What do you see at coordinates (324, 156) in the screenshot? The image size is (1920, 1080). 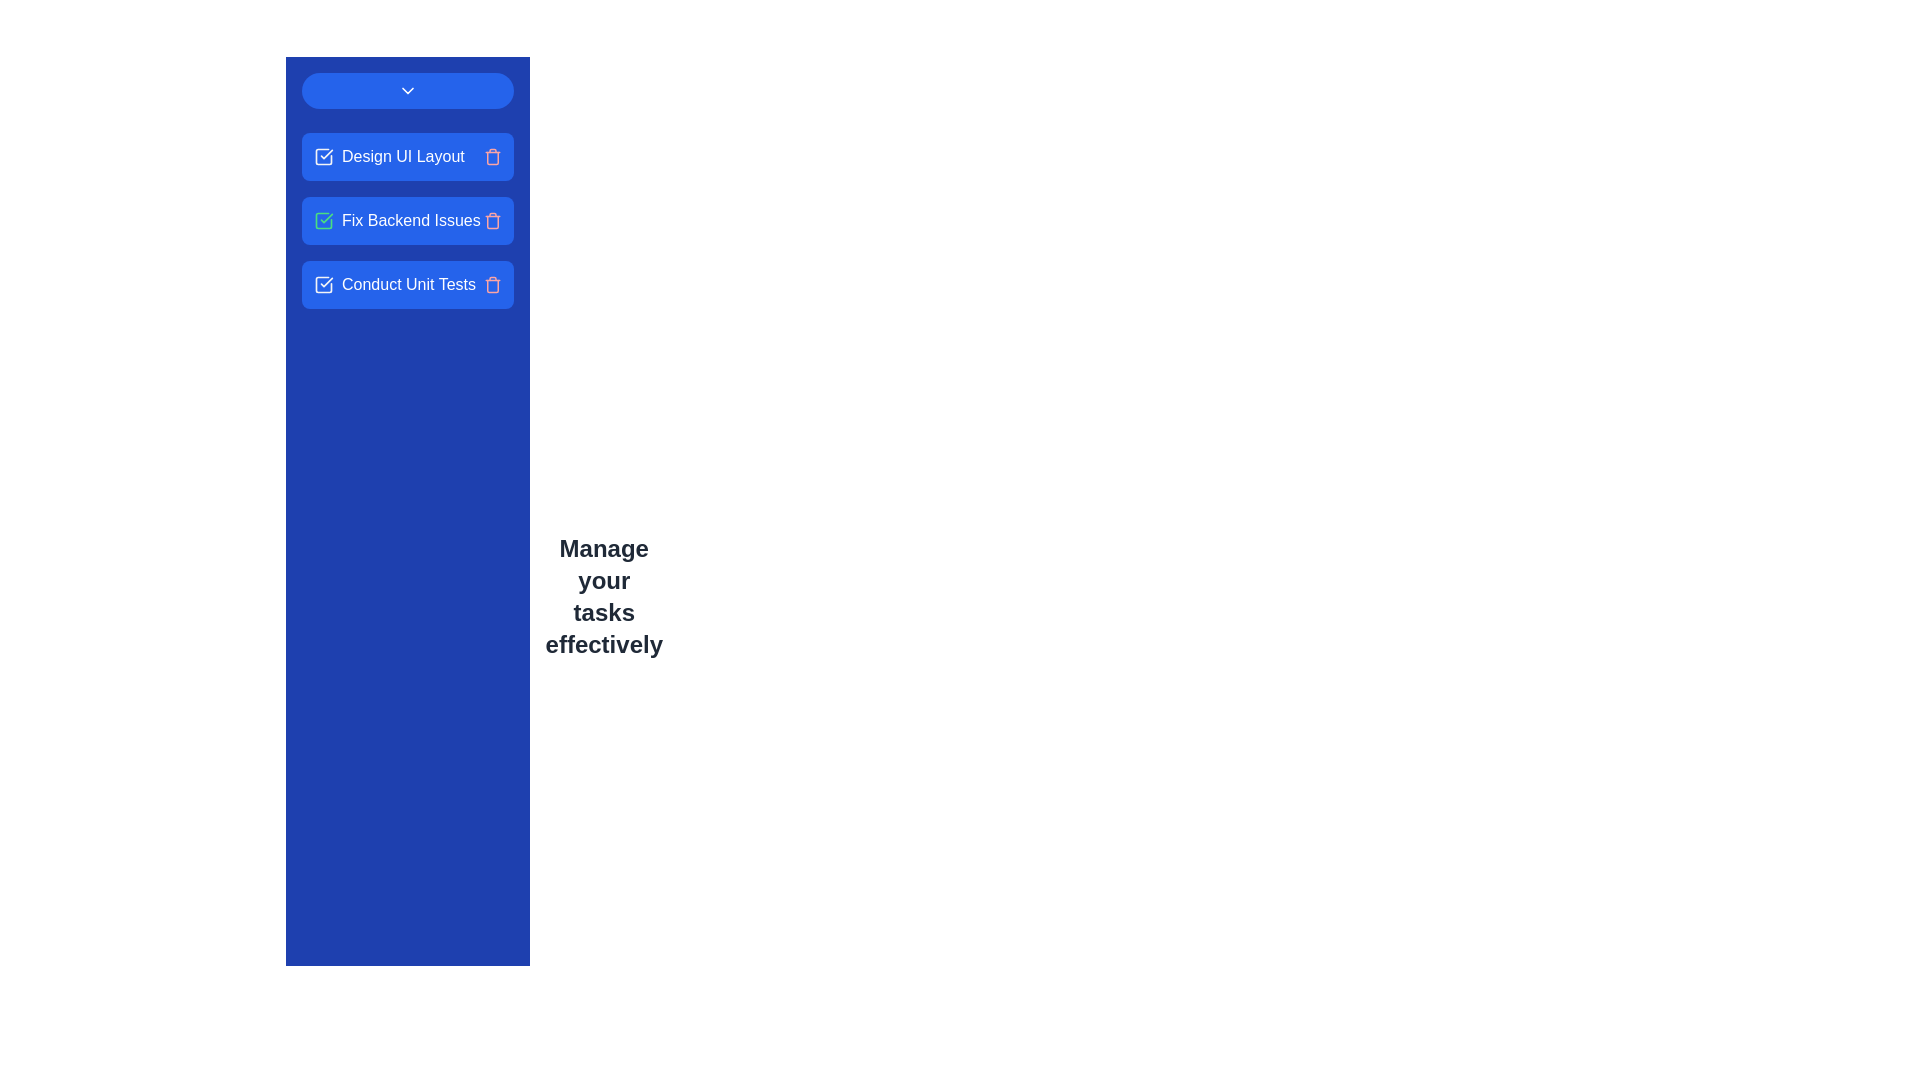 I see `the checkbox for the task 'Design UI Layout'` at bounding box center [324, 156].